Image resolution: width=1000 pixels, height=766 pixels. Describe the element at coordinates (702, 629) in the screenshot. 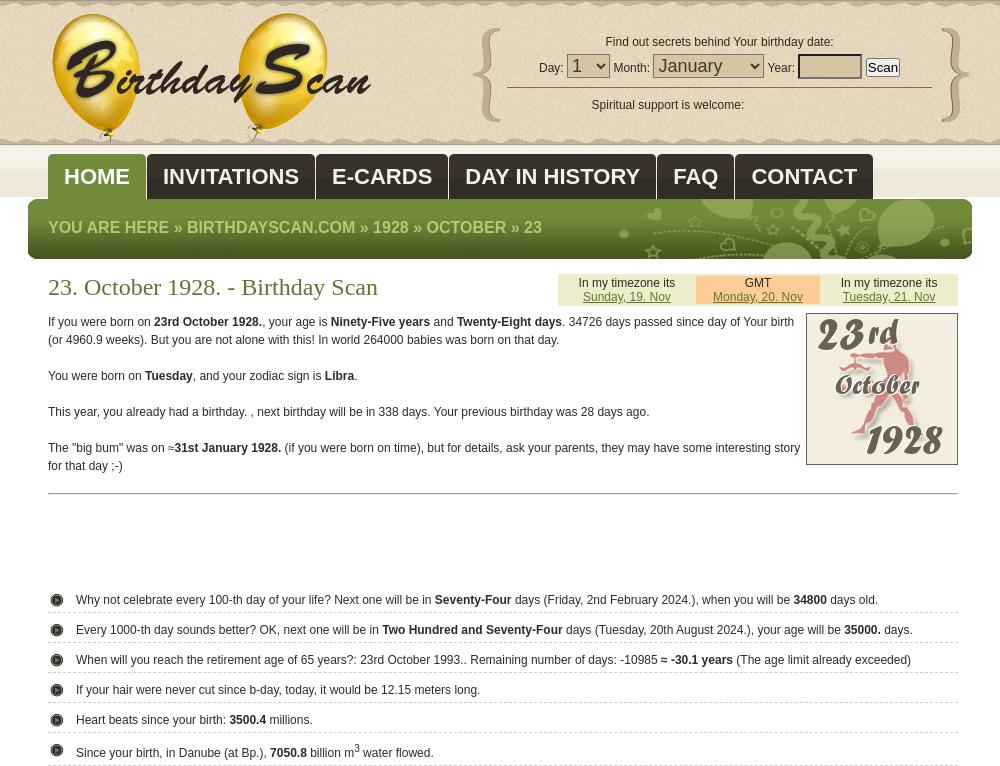

I see `'days (Tuesday, 20th August 2024.), your age will be'` at that location.